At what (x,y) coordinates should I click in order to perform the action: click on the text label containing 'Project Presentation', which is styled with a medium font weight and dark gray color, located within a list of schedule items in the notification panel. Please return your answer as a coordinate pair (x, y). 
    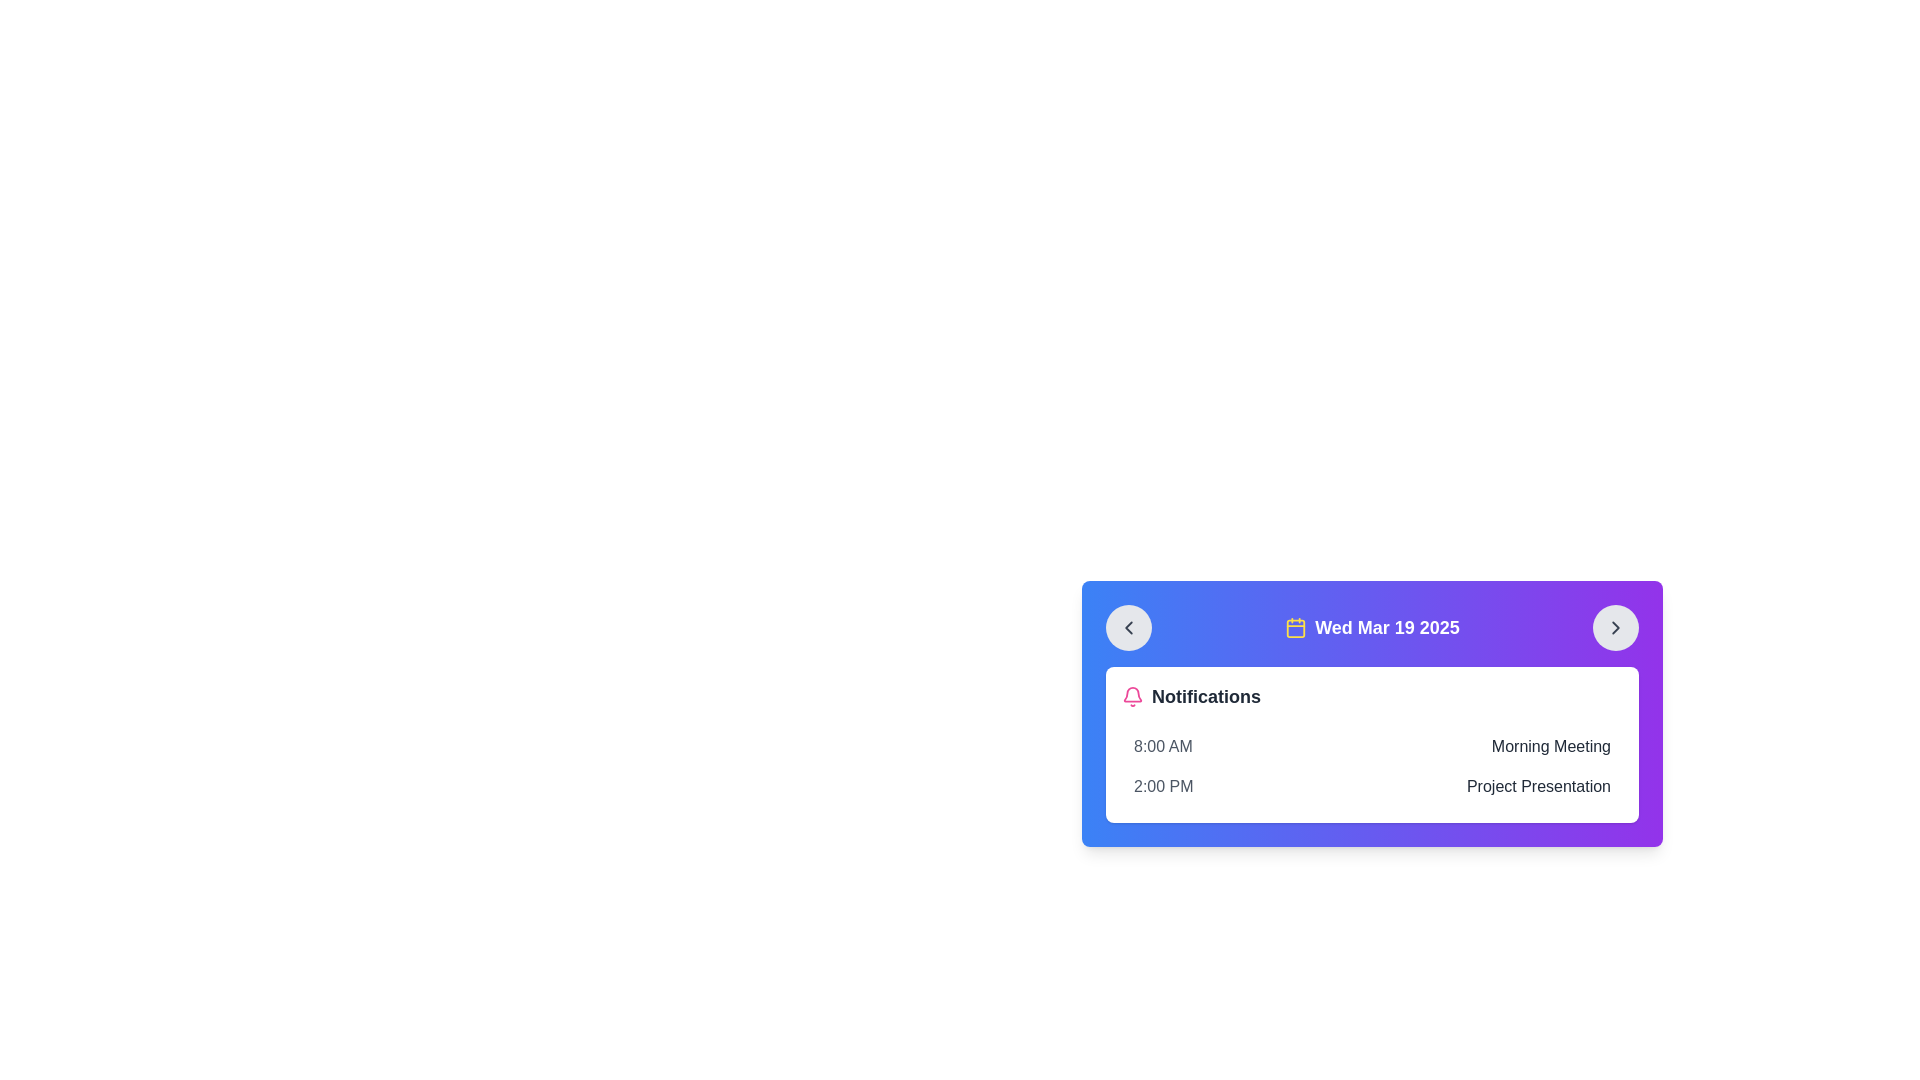
    Looking at the image, I should click on (1537, 785).